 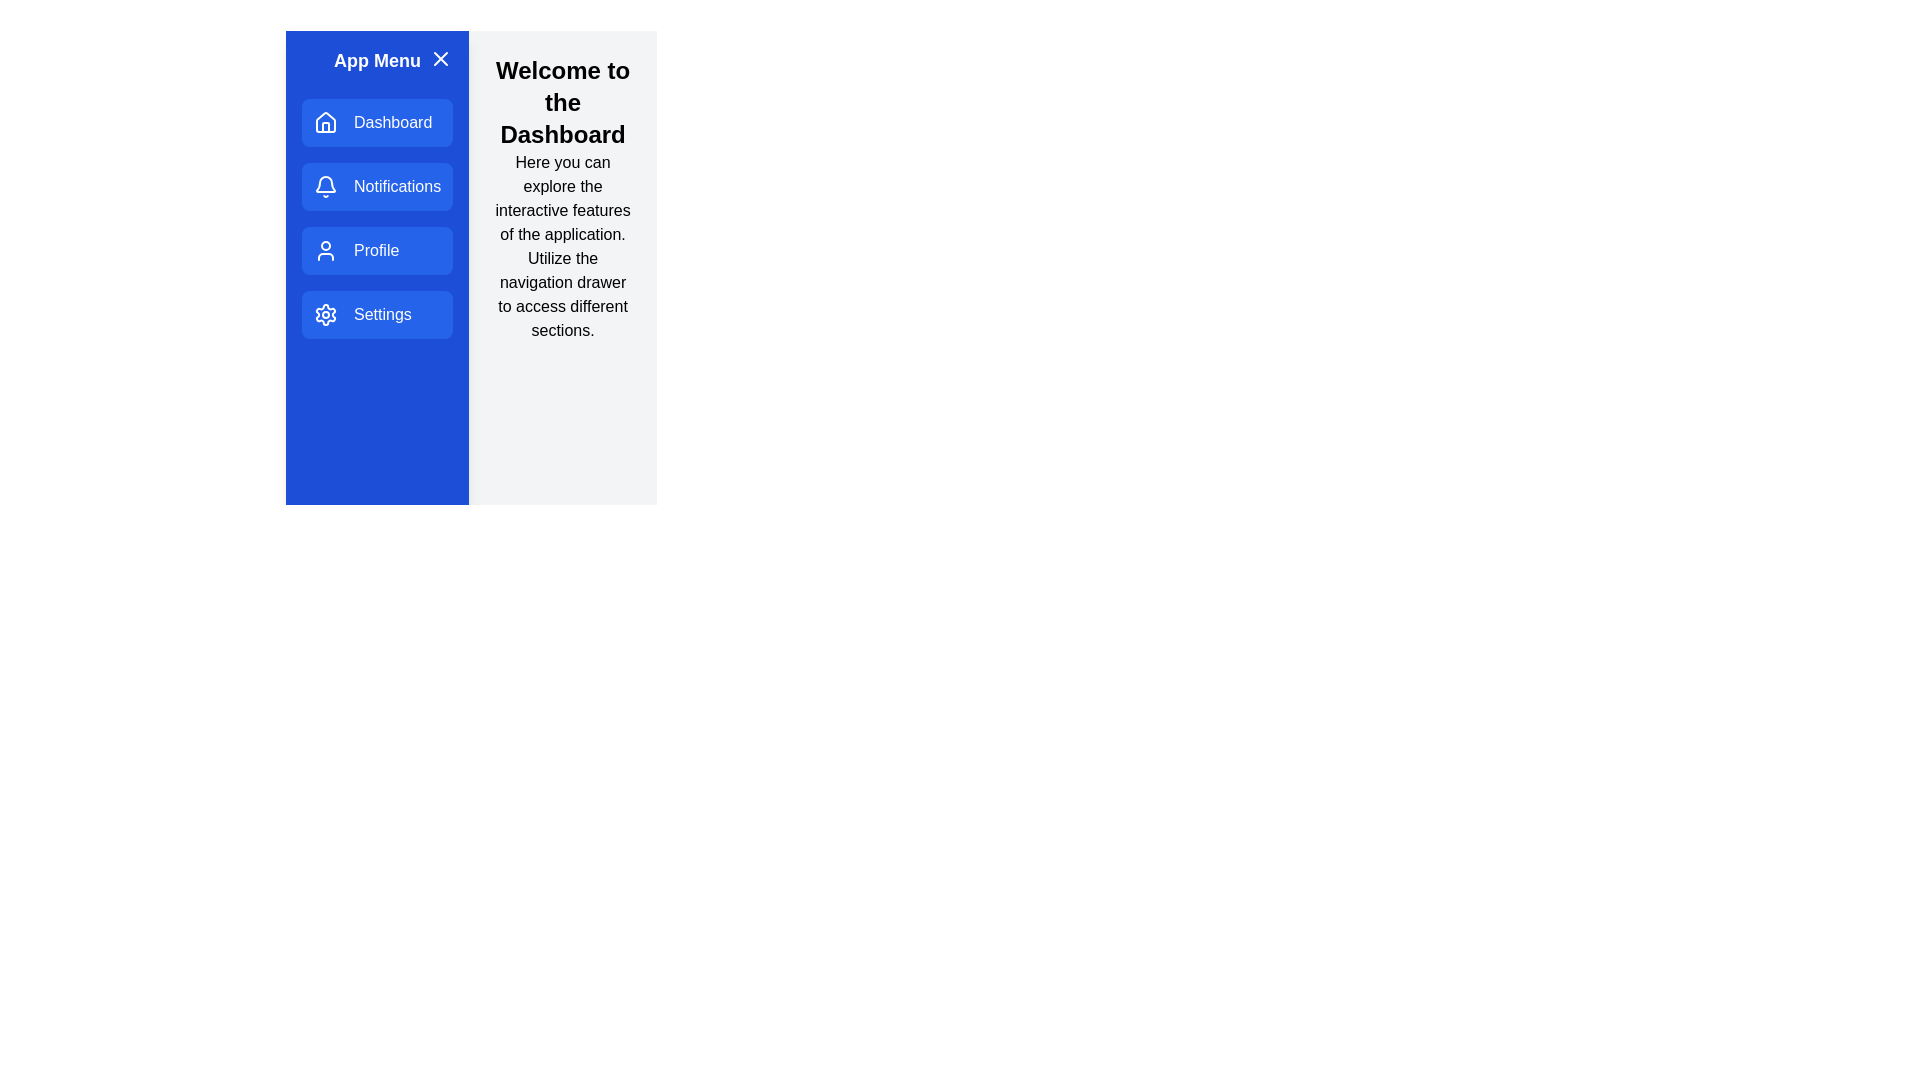 I want to click on the close button located at the top-right corner of the sidebar menu, so click(x=440, y=57).